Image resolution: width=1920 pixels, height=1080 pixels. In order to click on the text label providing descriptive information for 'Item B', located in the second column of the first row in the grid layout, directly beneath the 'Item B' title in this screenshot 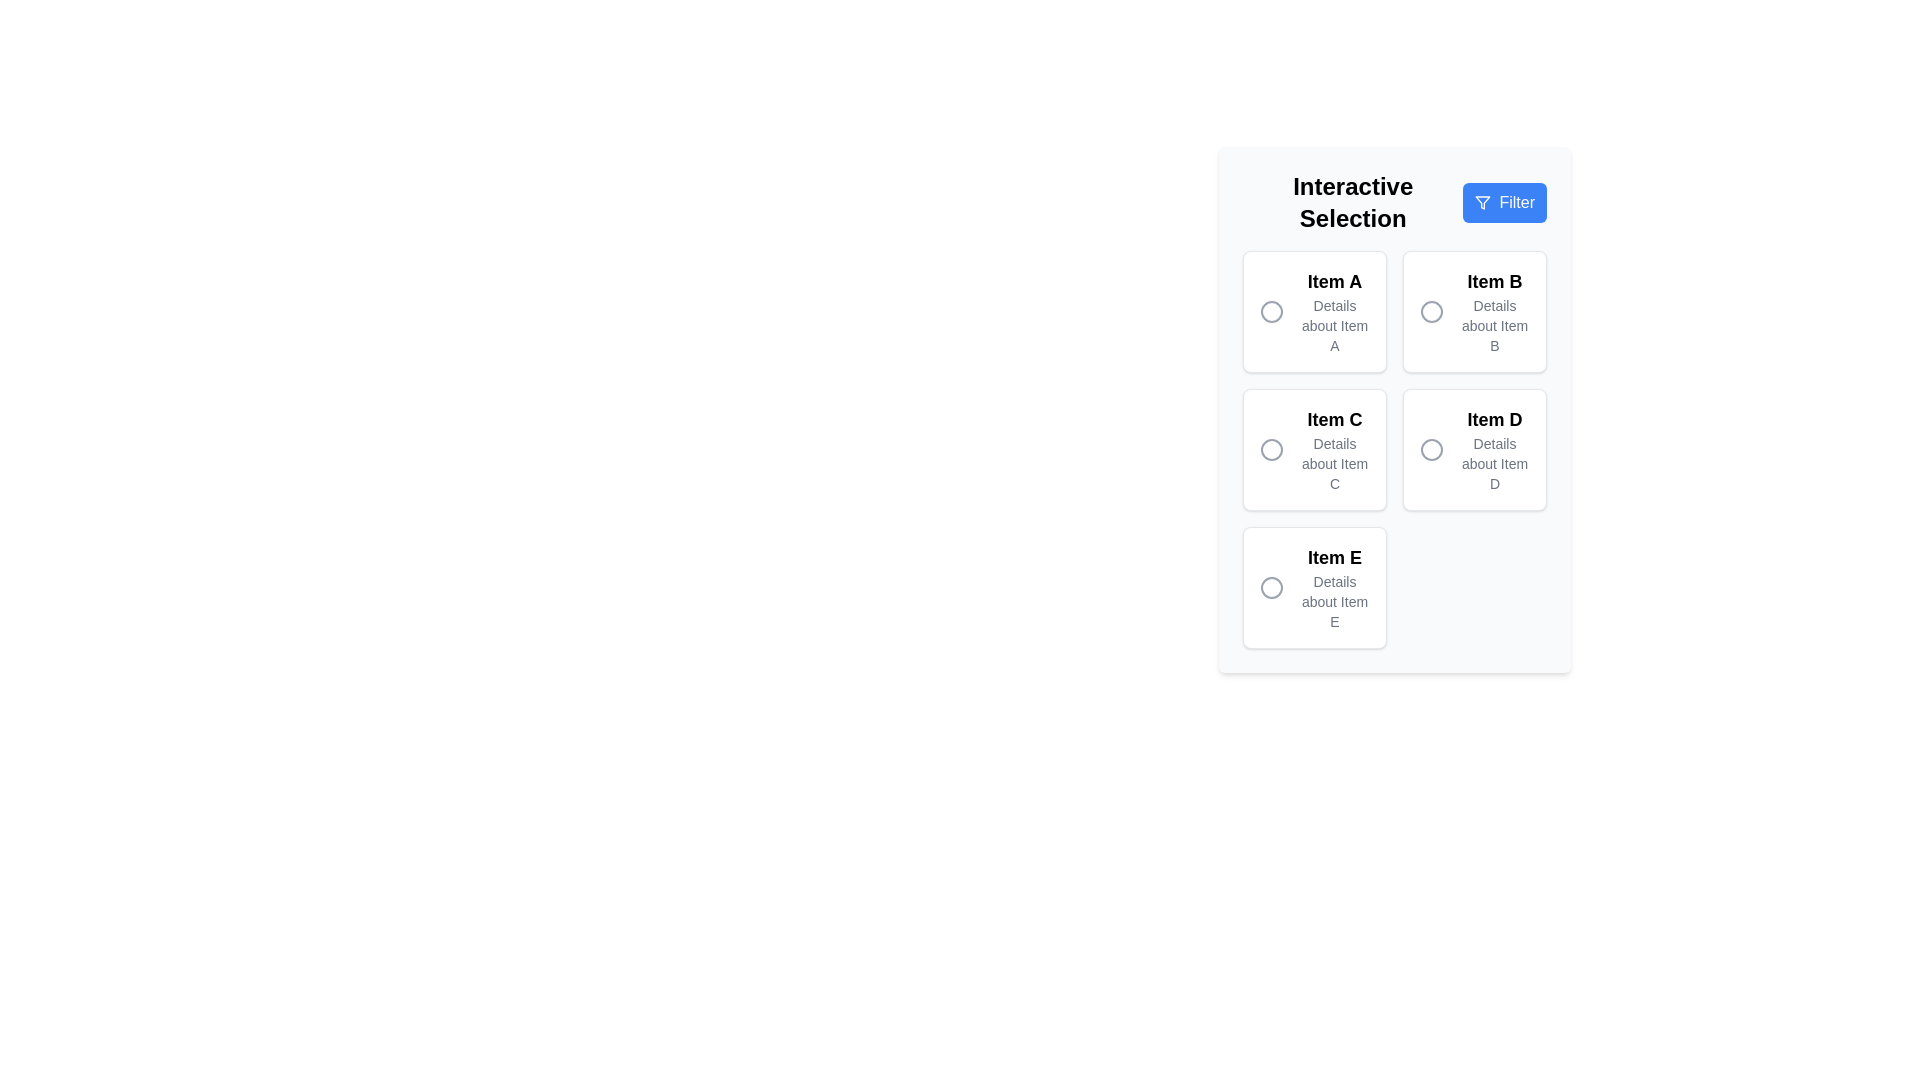, I will do `click(1494, 325)`.